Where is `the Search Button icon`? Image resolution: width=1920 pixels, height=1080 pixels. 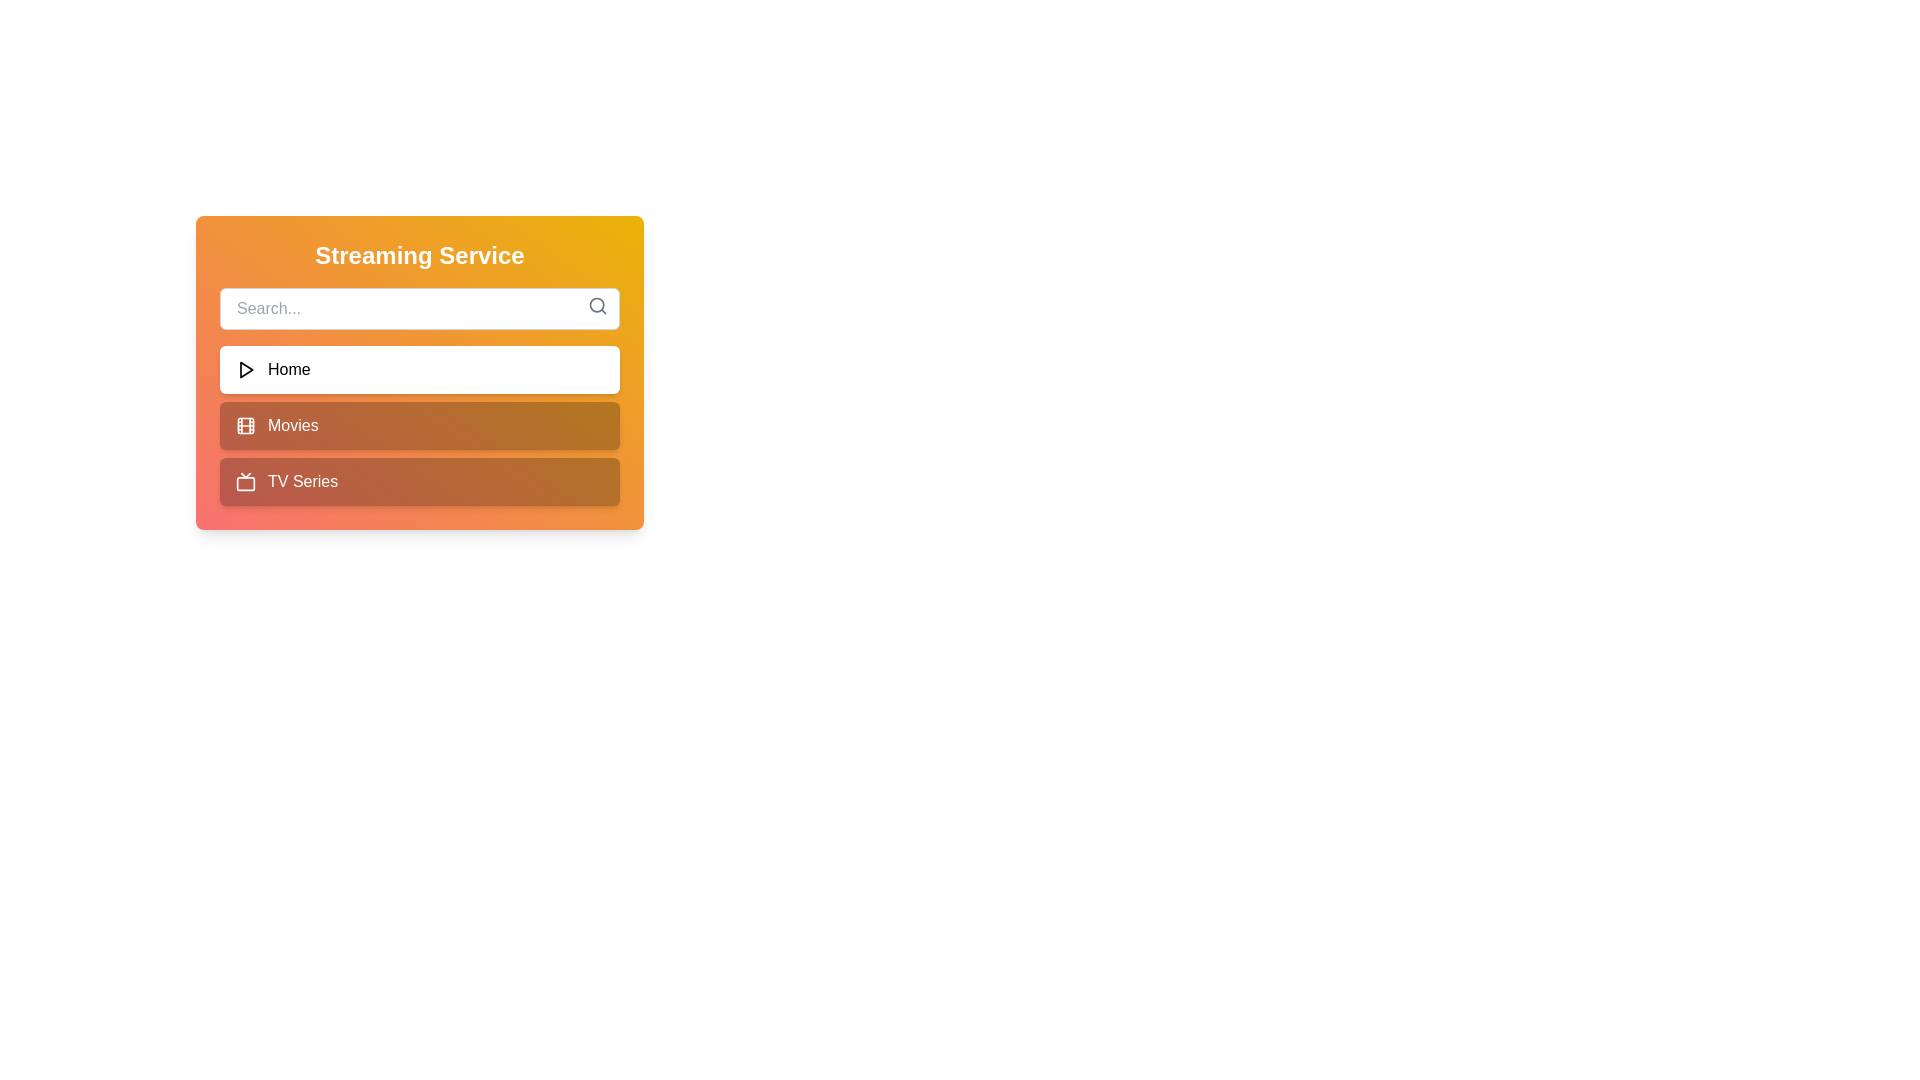
the Search Button icon is located at coordinates (597, 305).